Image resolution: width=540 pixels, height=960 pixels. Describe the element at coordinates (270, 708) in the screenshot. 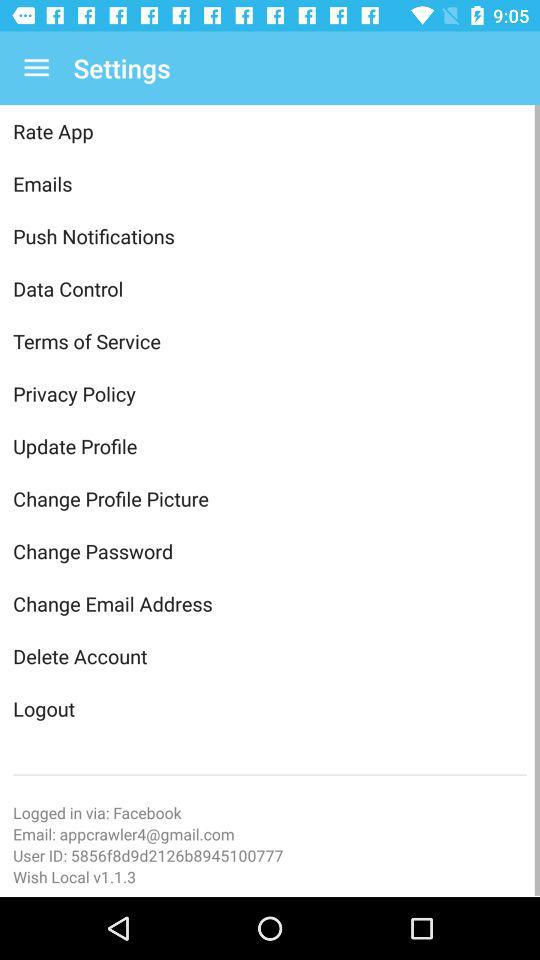

I see `the icon below delete account` at that location.